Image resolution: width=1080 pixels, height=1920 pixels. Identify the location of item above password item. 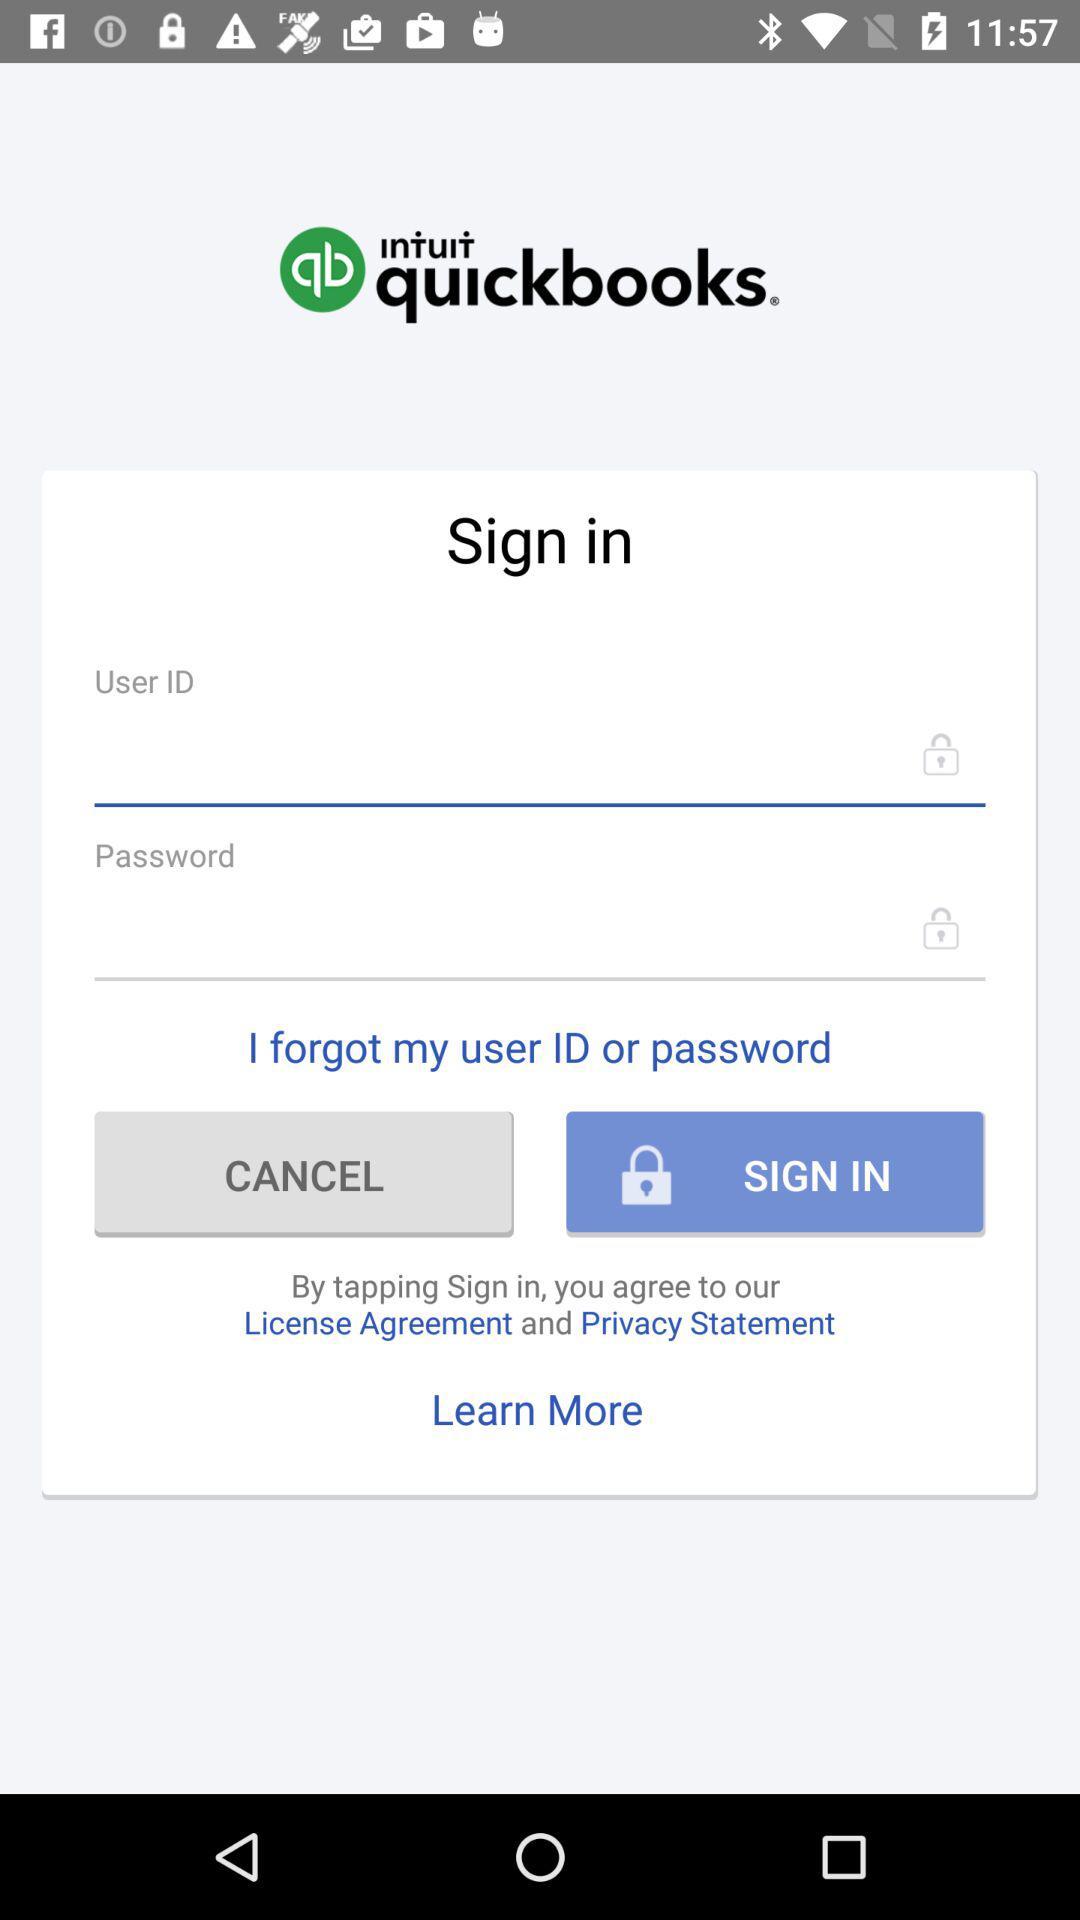
(540, 753).